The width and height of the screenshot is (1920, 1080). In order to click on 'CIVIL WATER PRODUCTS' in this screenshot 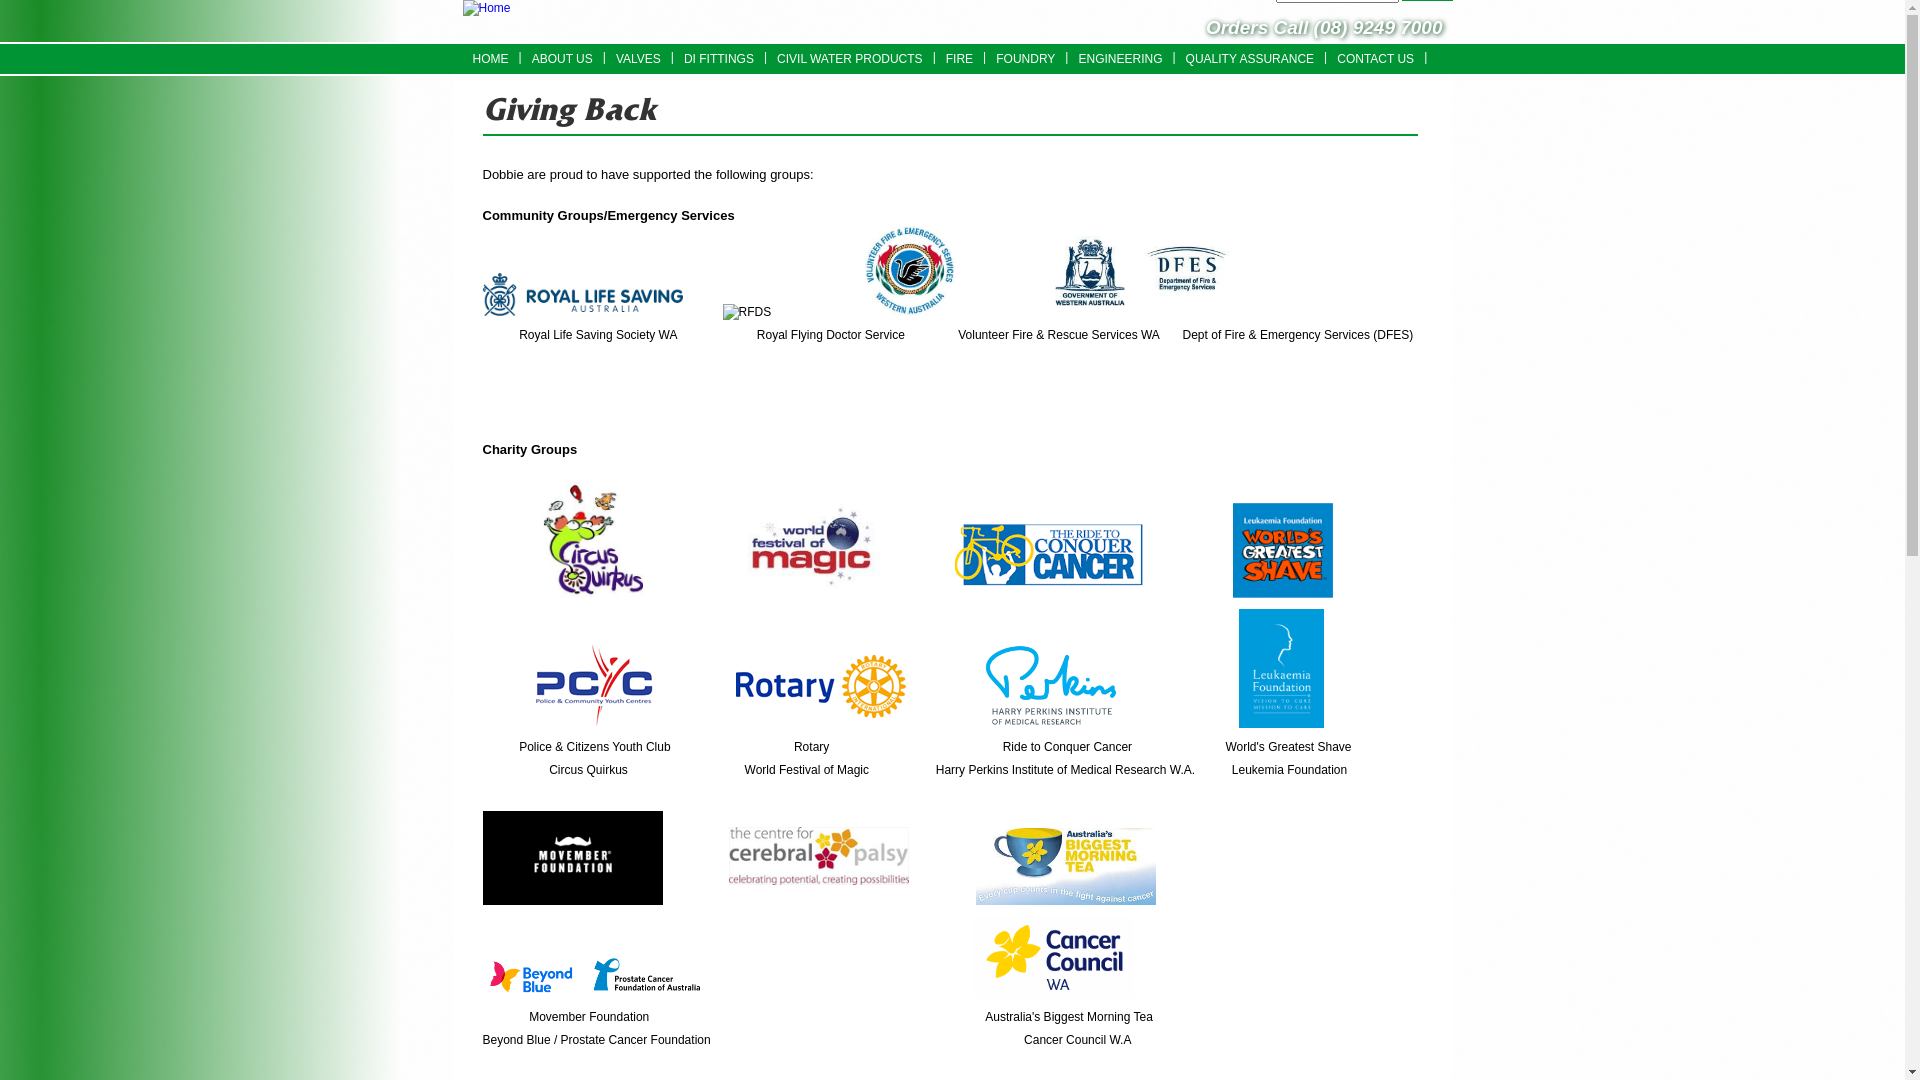, I will do `click(849, 58)`.